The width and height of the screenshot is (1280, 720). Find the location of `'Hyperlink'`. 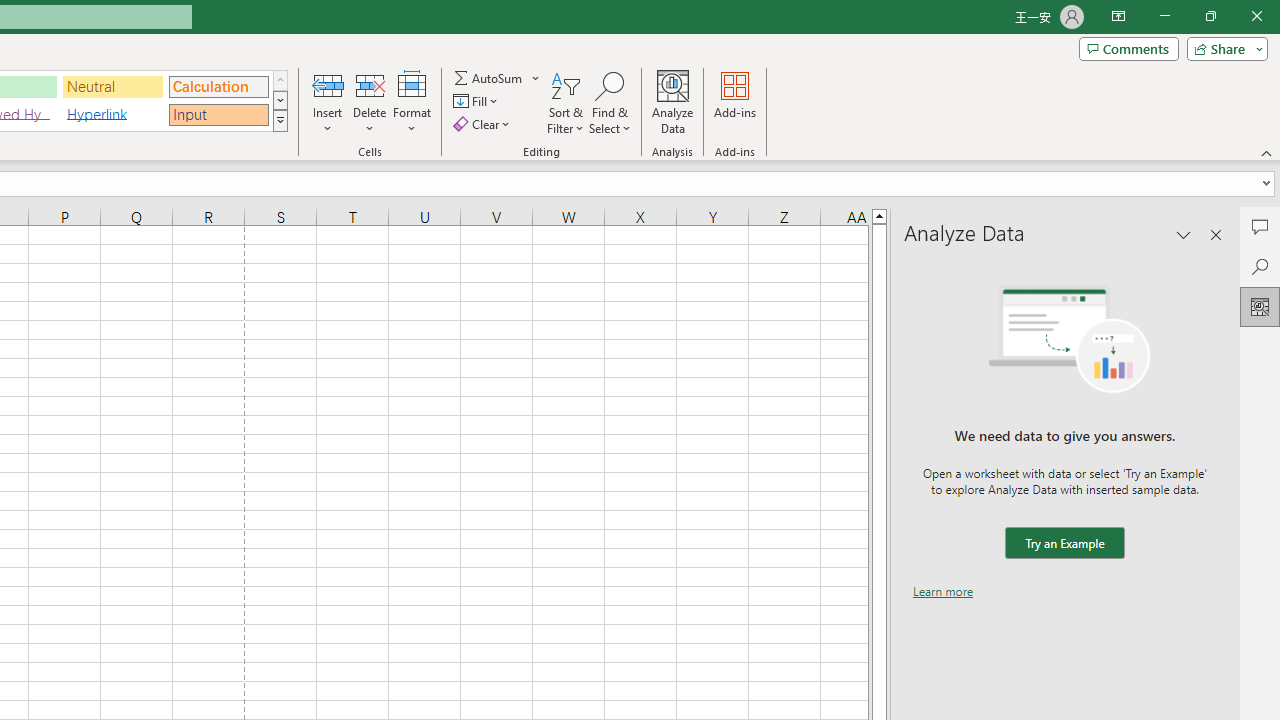

'Hyperlink' is located at coordinates (112, 114).